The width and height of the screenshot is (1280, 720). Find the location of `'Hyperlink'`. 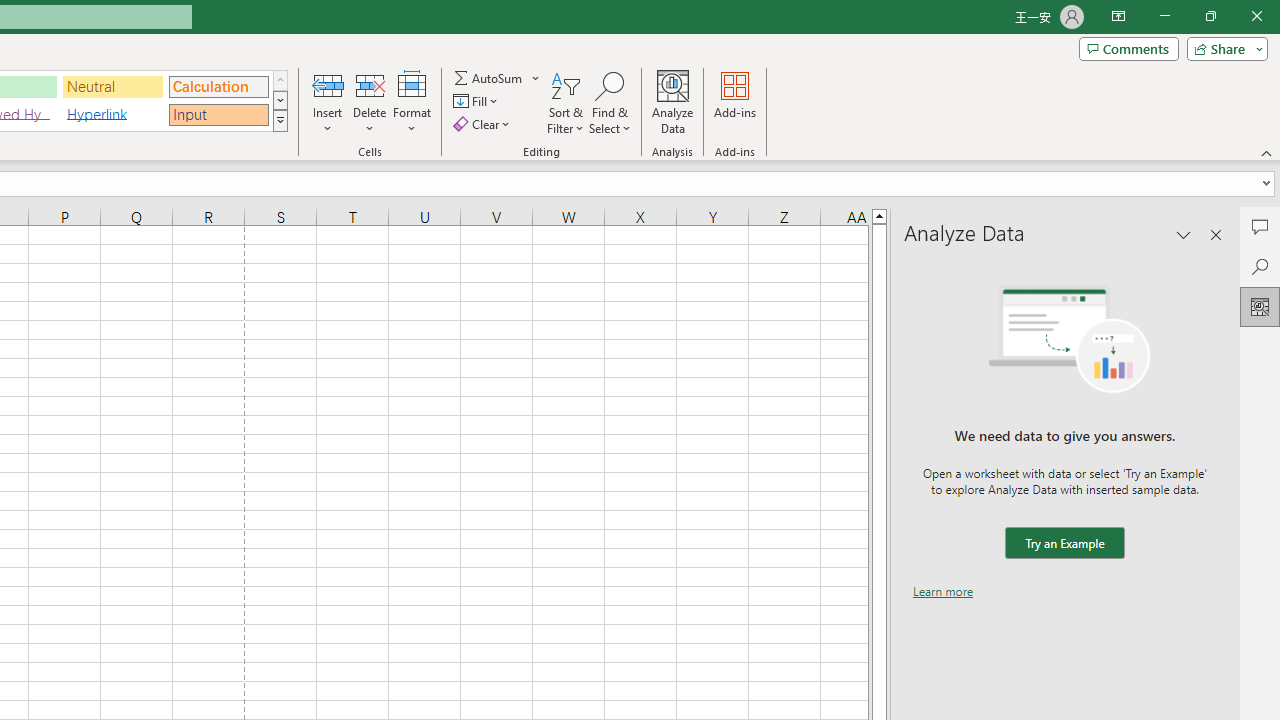

'Hyperlink' is located at coordinates (112, 114).